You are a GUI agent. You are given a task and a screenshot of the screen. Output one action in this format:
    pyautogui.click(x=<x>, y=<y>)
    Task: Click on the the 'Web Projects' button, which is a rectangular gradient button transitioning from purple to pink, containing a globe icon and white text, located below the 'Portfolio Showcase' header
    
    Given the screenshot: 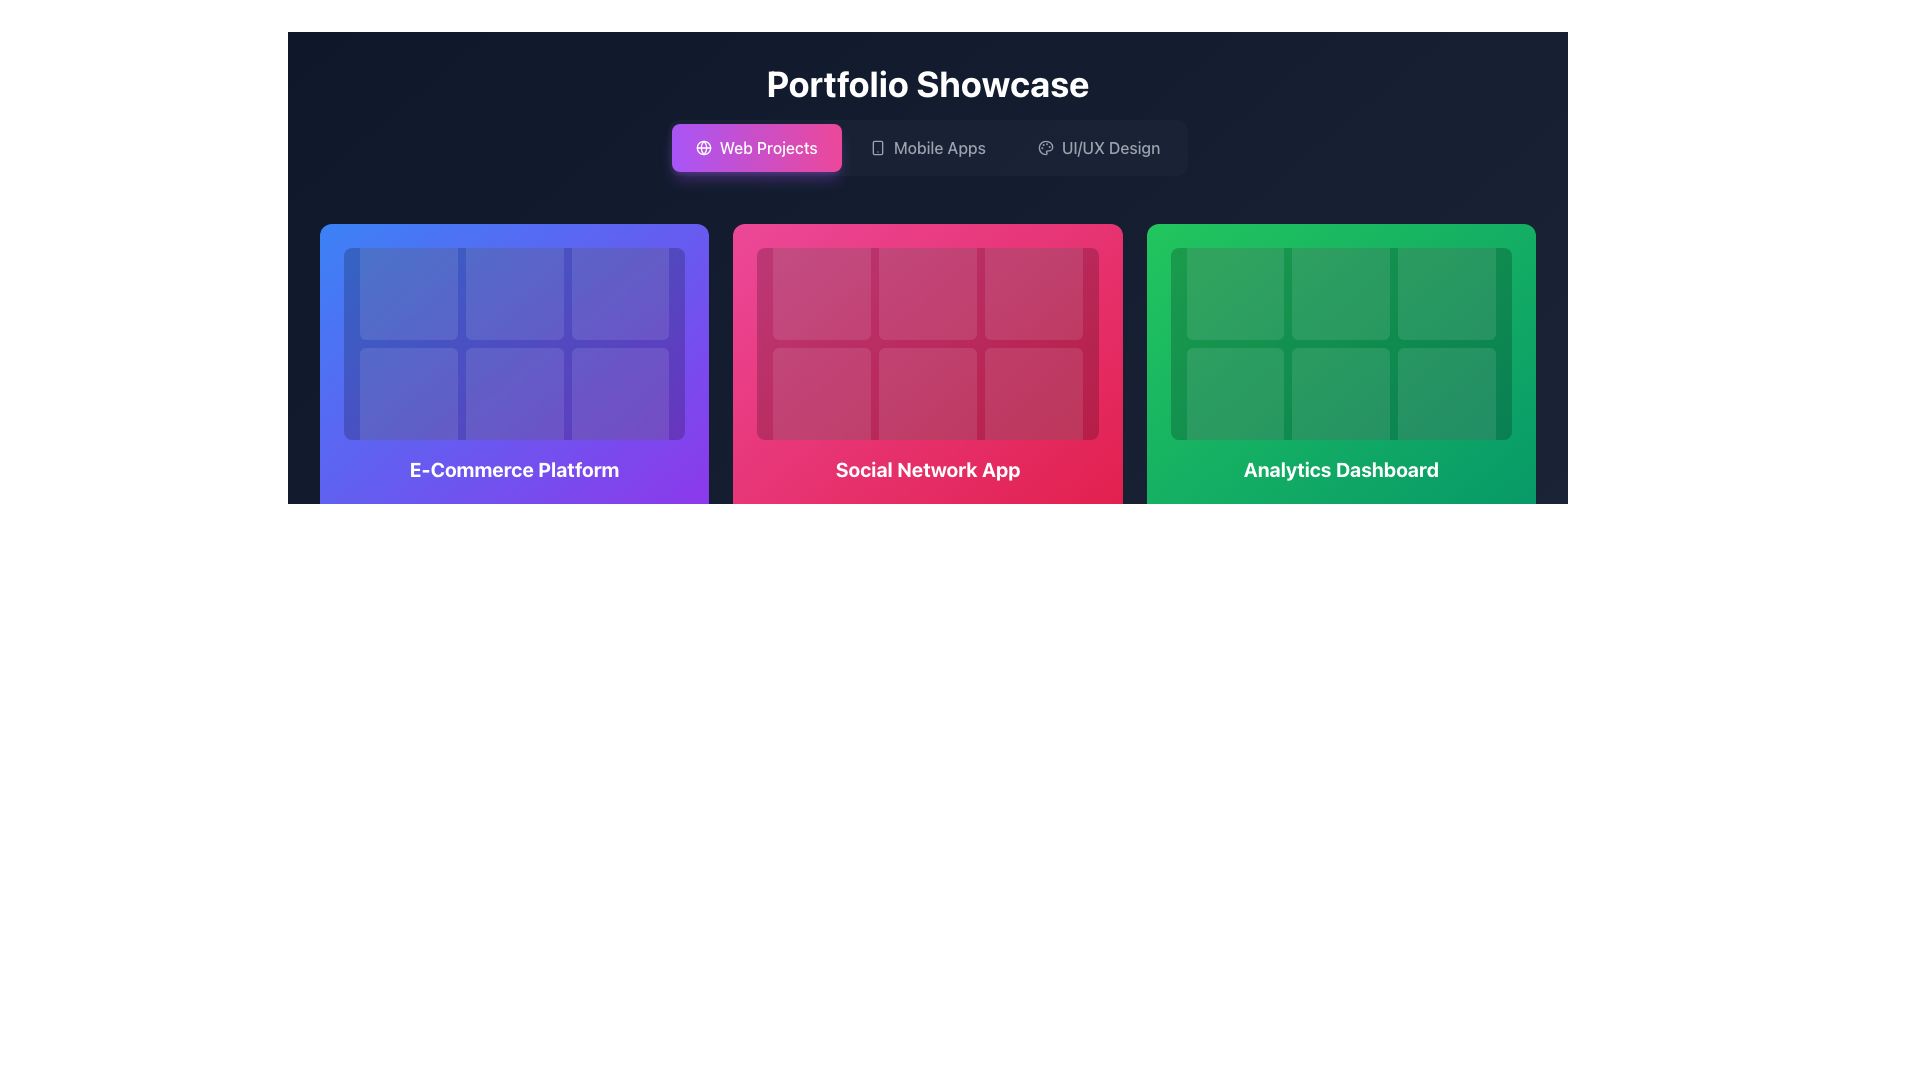 What is the action you would take?
    pyautogui.click(x=755, y=146)
    